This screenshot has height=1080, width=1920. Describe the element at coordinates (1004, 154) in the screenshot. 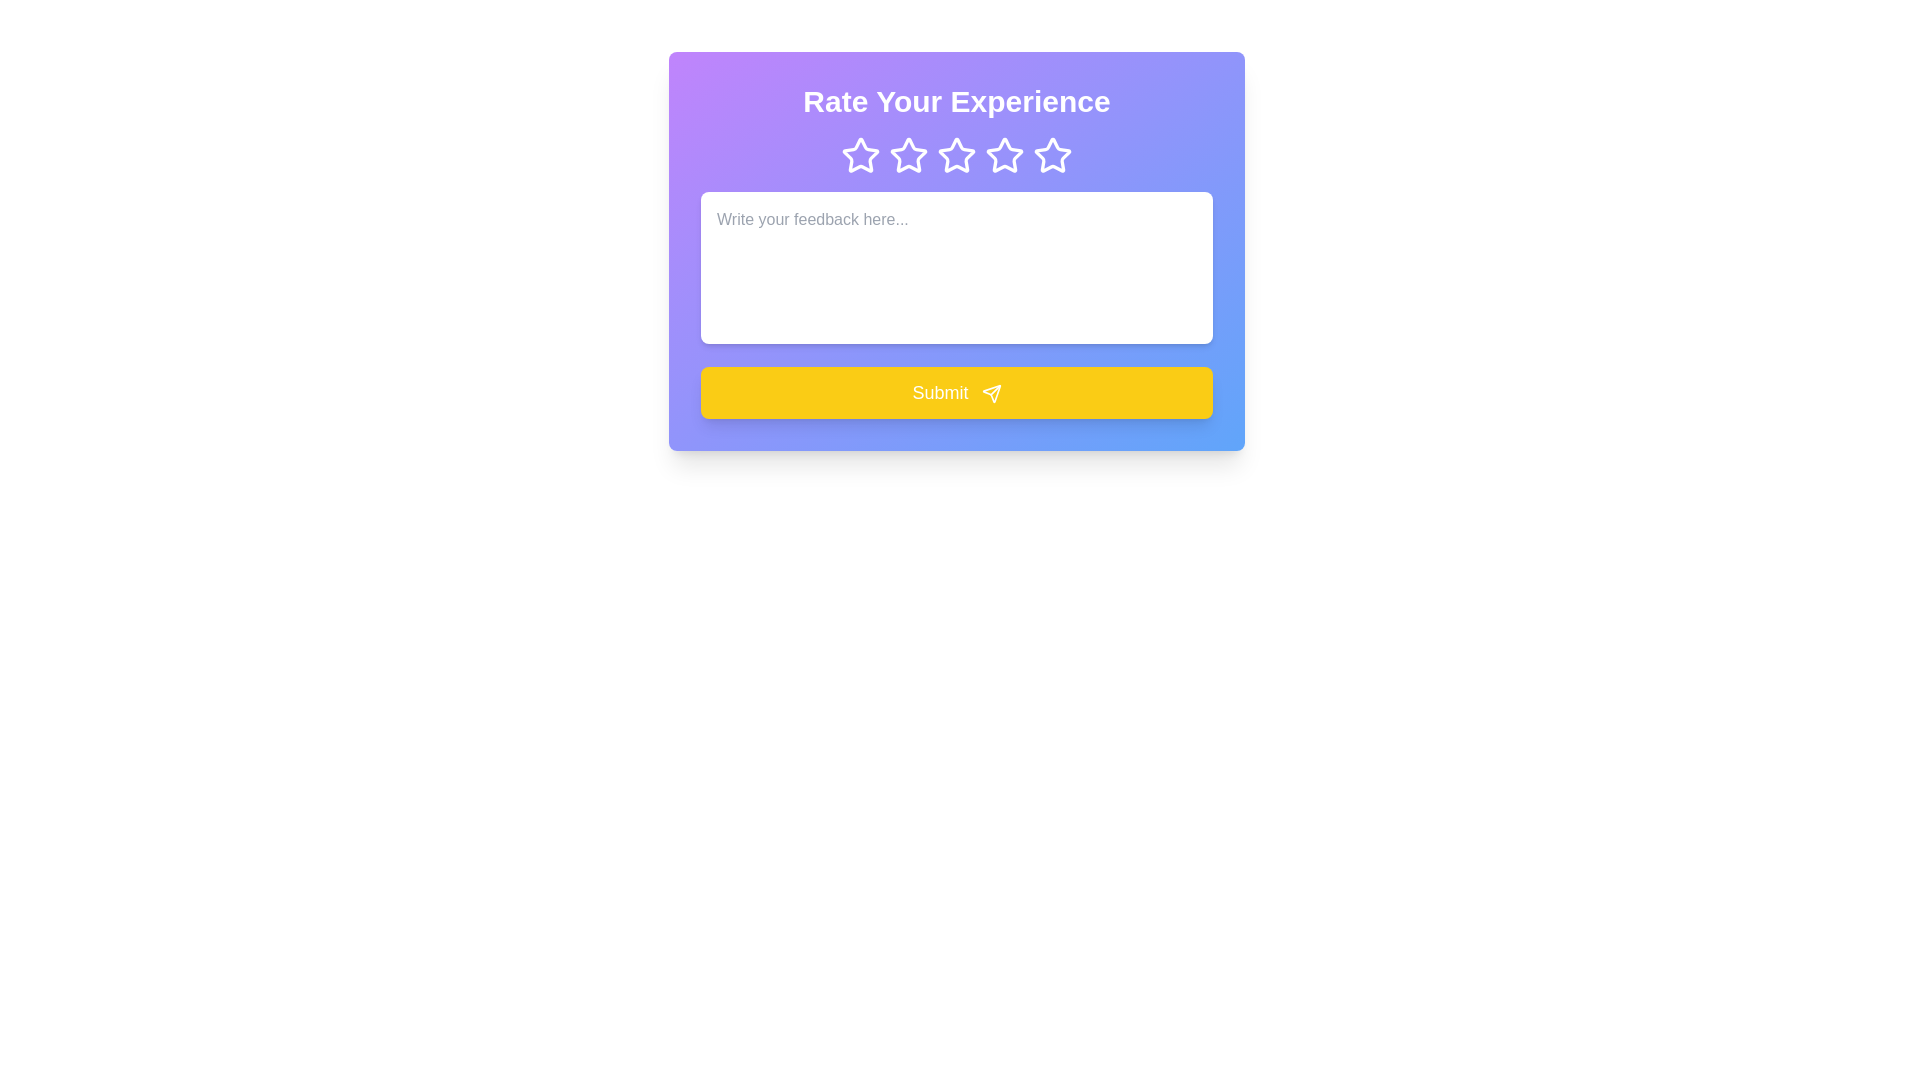

I see `the fourth star icon in a row of five stars on the feedback card` at that location.